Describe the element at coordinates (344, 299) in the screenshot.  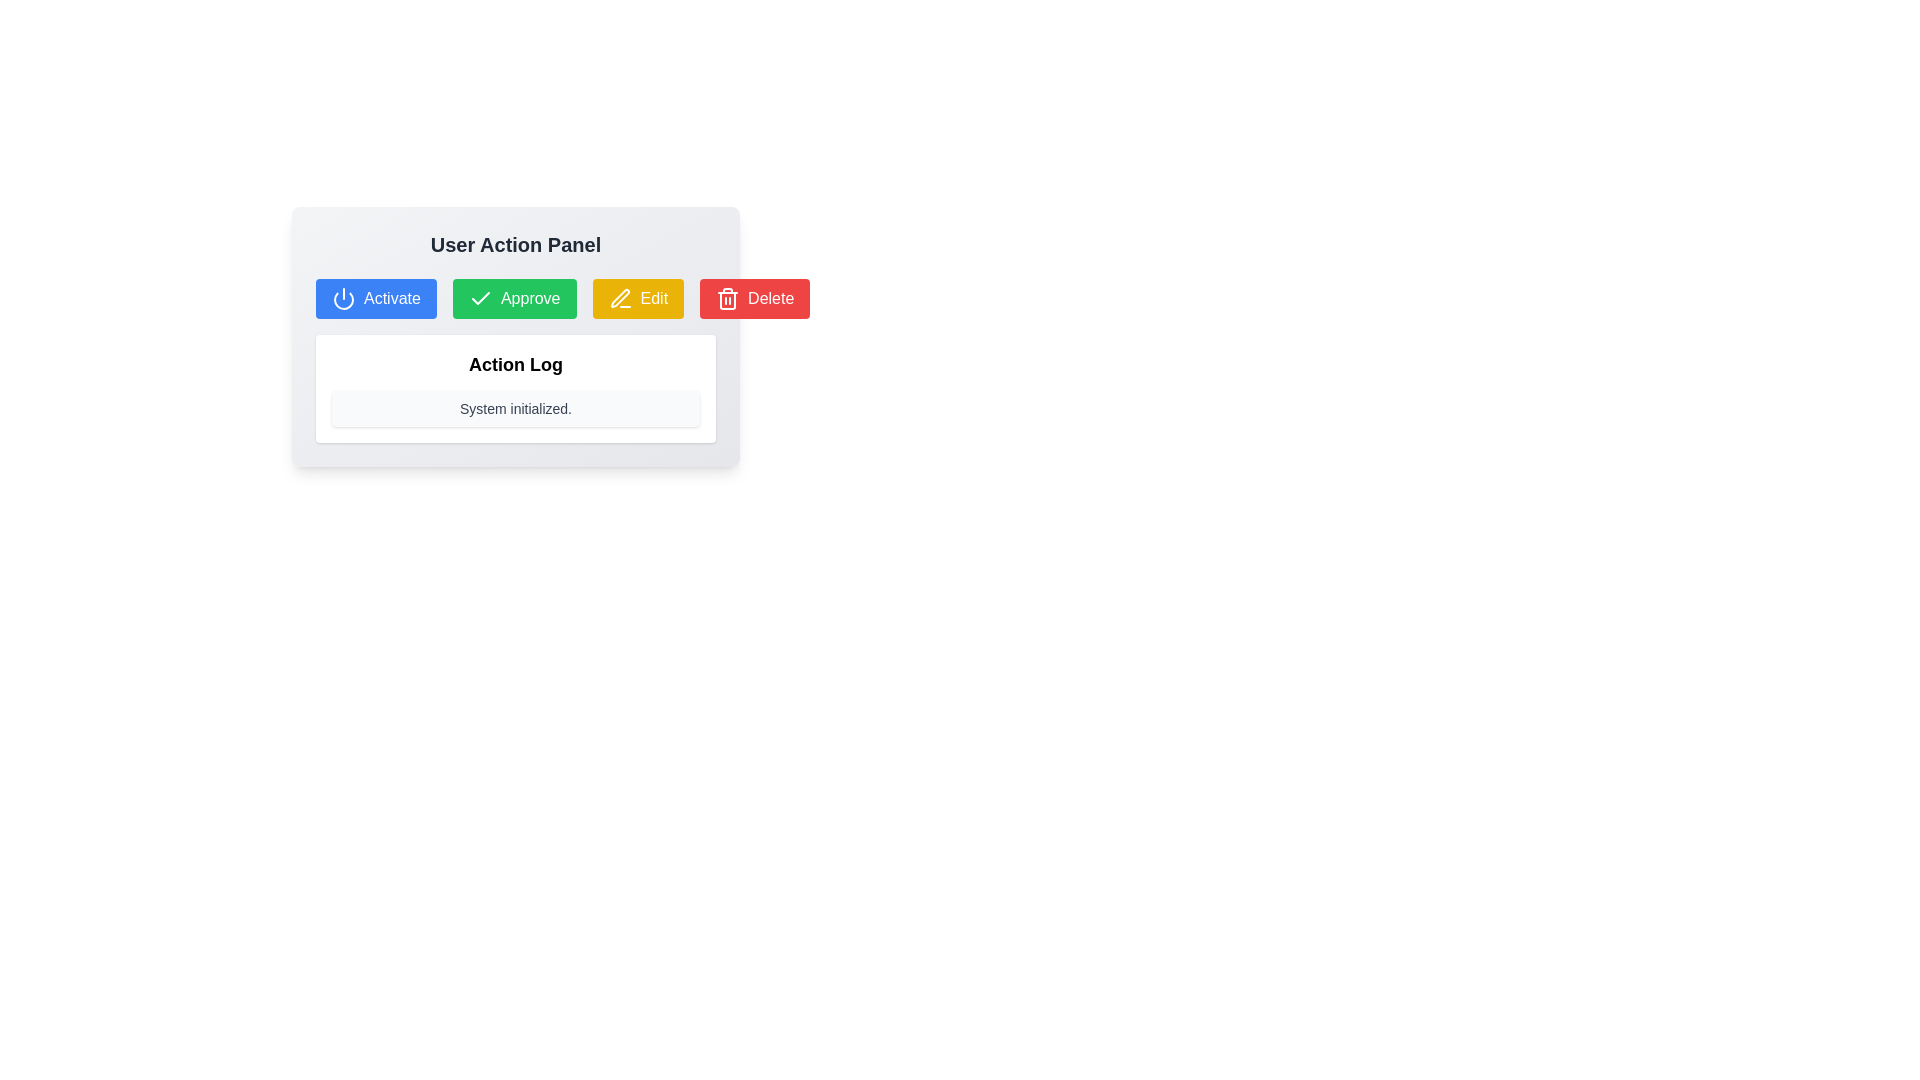
I see `the graphical power icon with a blue background located at the leftmost part of the 'Activate' button in the top-left area of the interface` at that location.